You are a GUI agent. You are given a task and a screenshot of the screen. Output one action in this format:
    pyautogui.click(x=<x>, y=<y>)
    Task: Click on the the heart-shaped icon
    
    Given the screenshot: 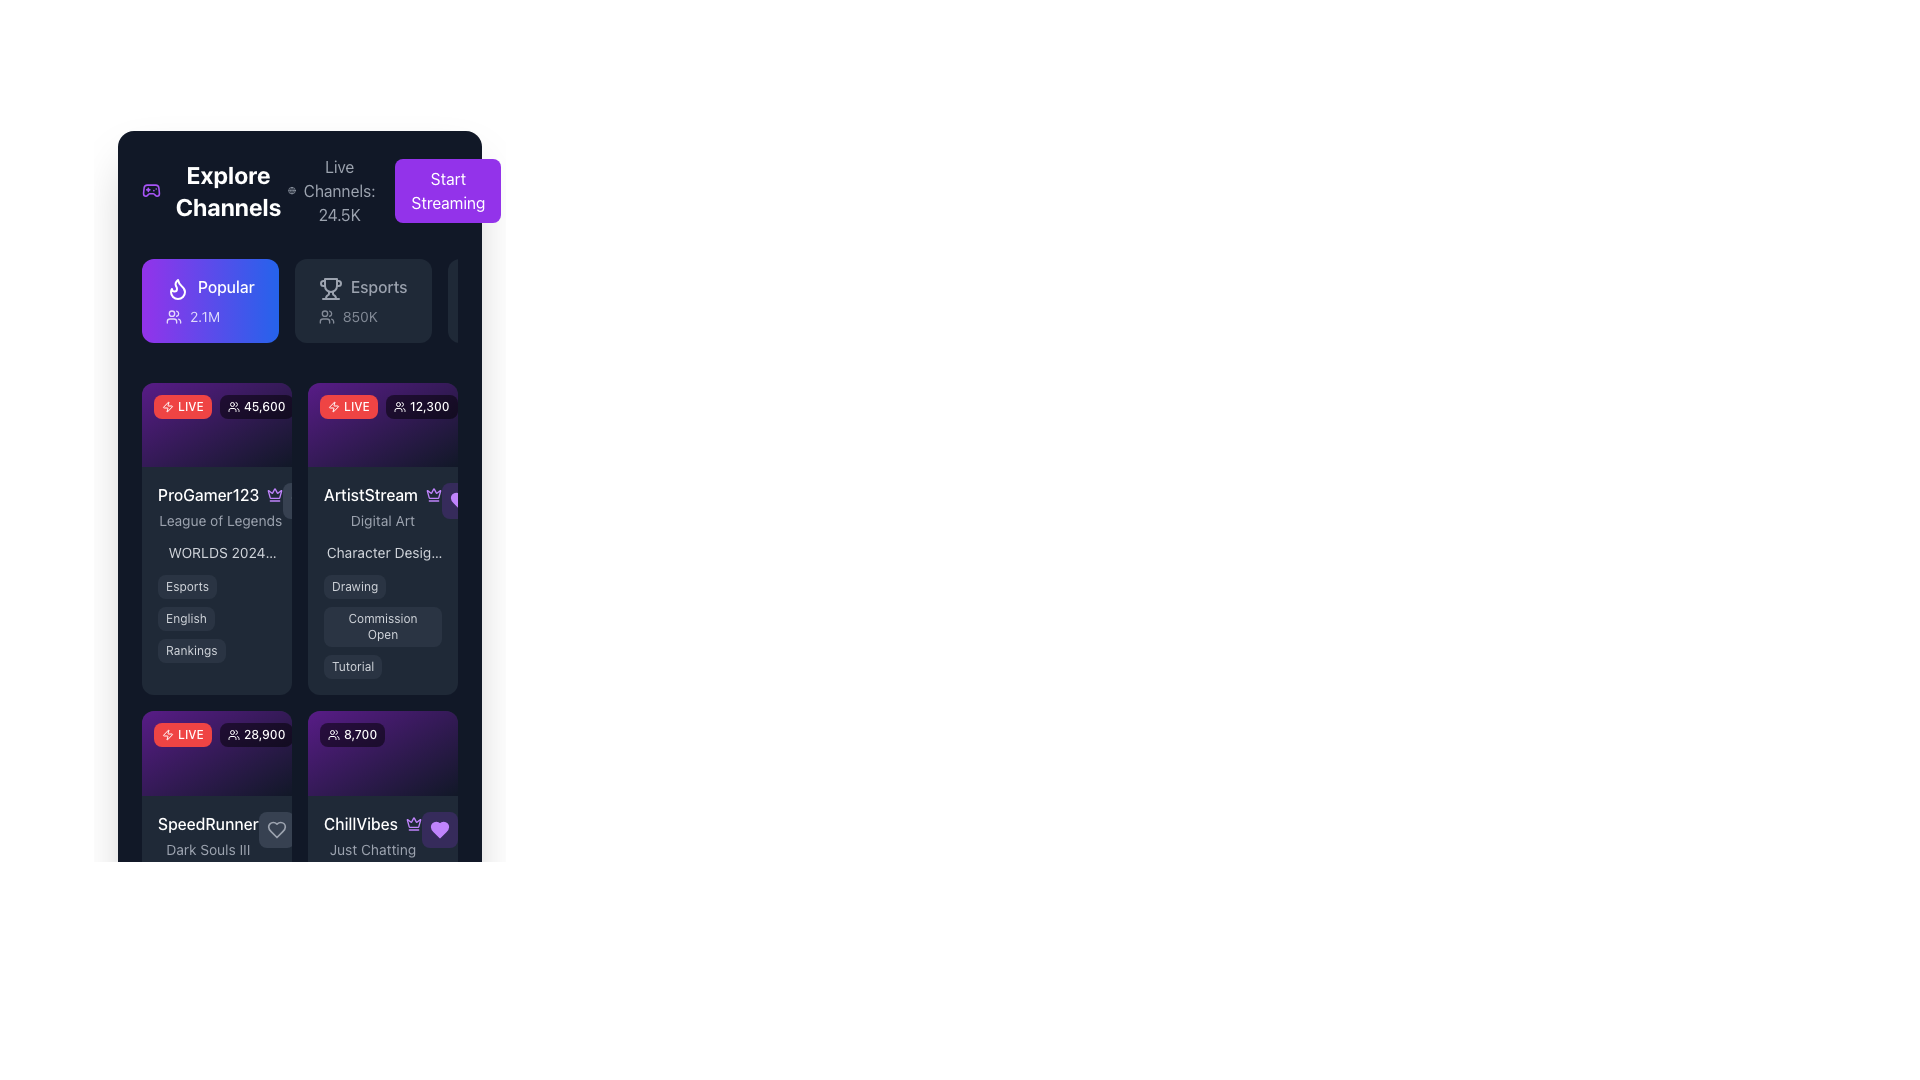 What is the action you would take?
    pyautogui.click(x=438, y=829)
    